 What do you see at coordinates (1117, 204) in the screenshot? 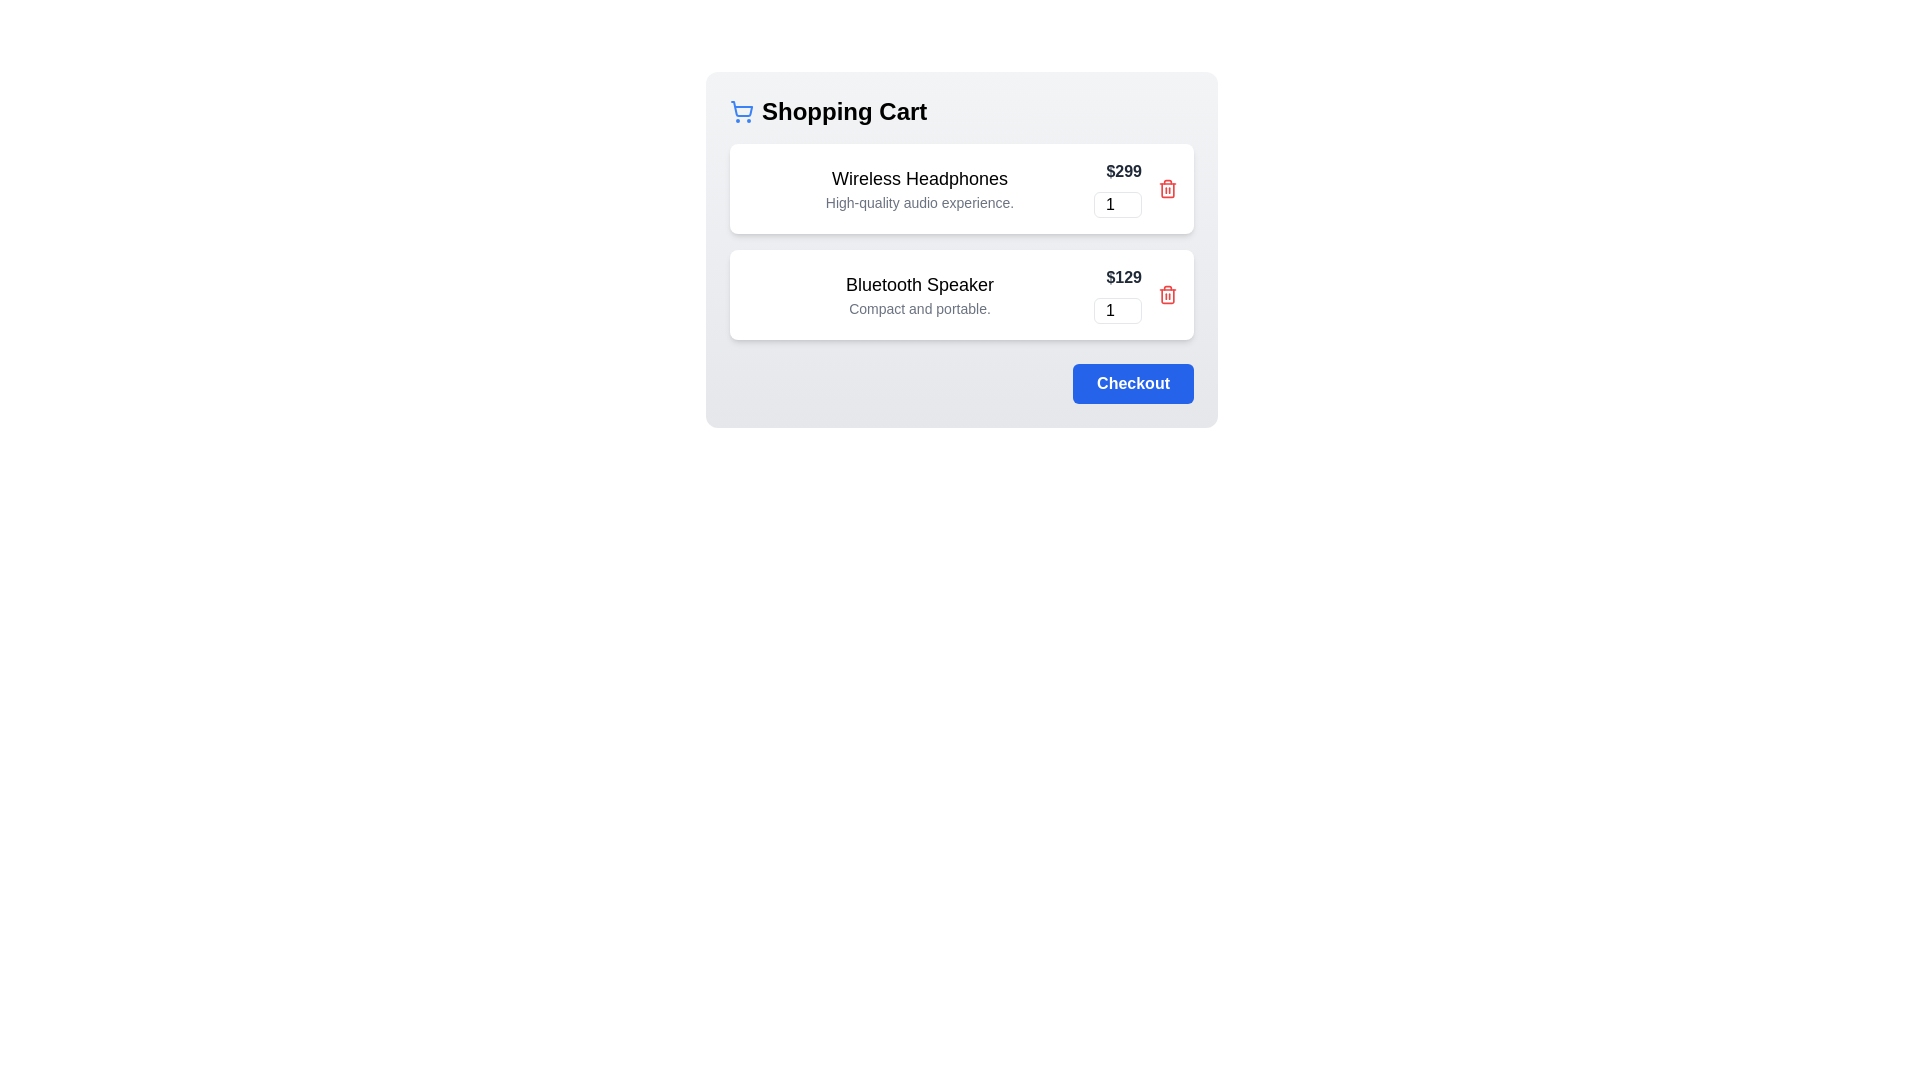
I see `the quantity of the item to 1 by interacting with the input field` at bounding box center [1117, 204].